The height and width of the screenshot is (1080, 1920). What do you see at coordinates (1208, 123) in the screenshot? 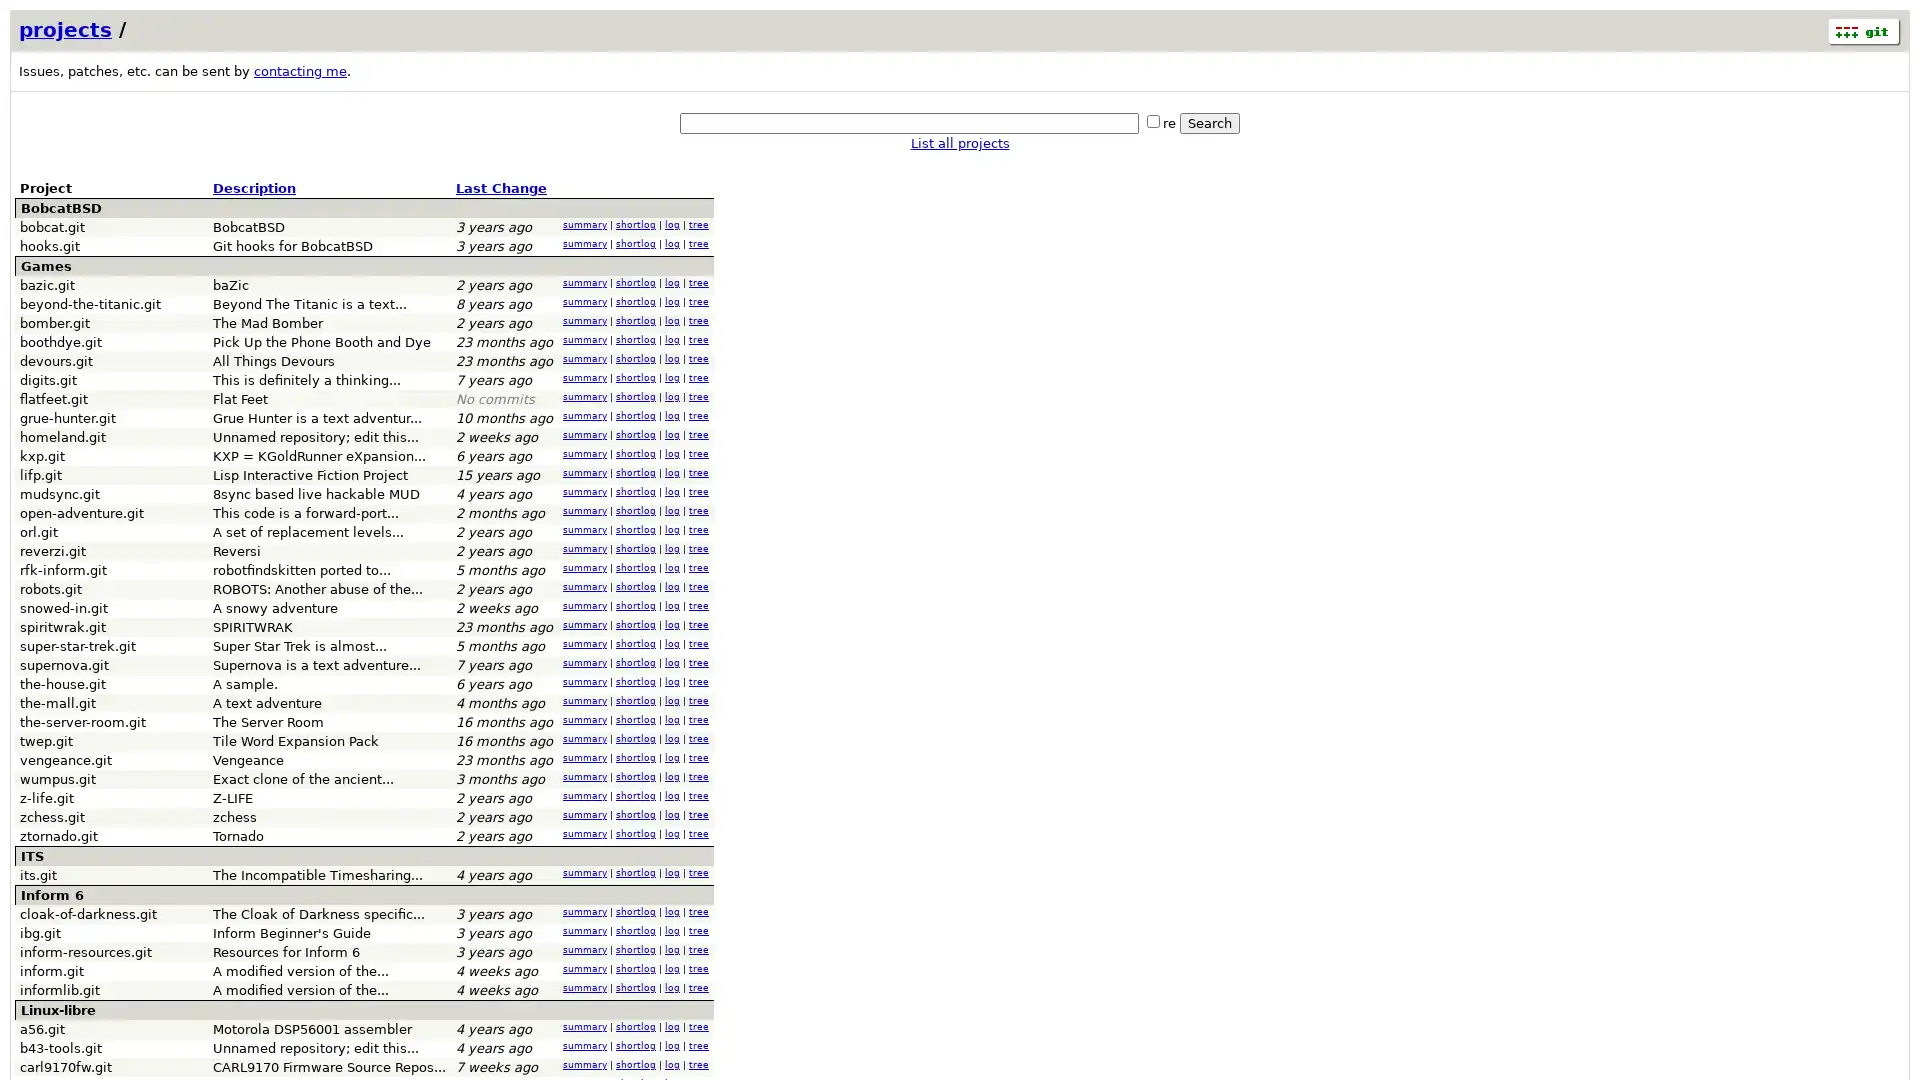
I see `Search` at bounding box center [1208, 123].